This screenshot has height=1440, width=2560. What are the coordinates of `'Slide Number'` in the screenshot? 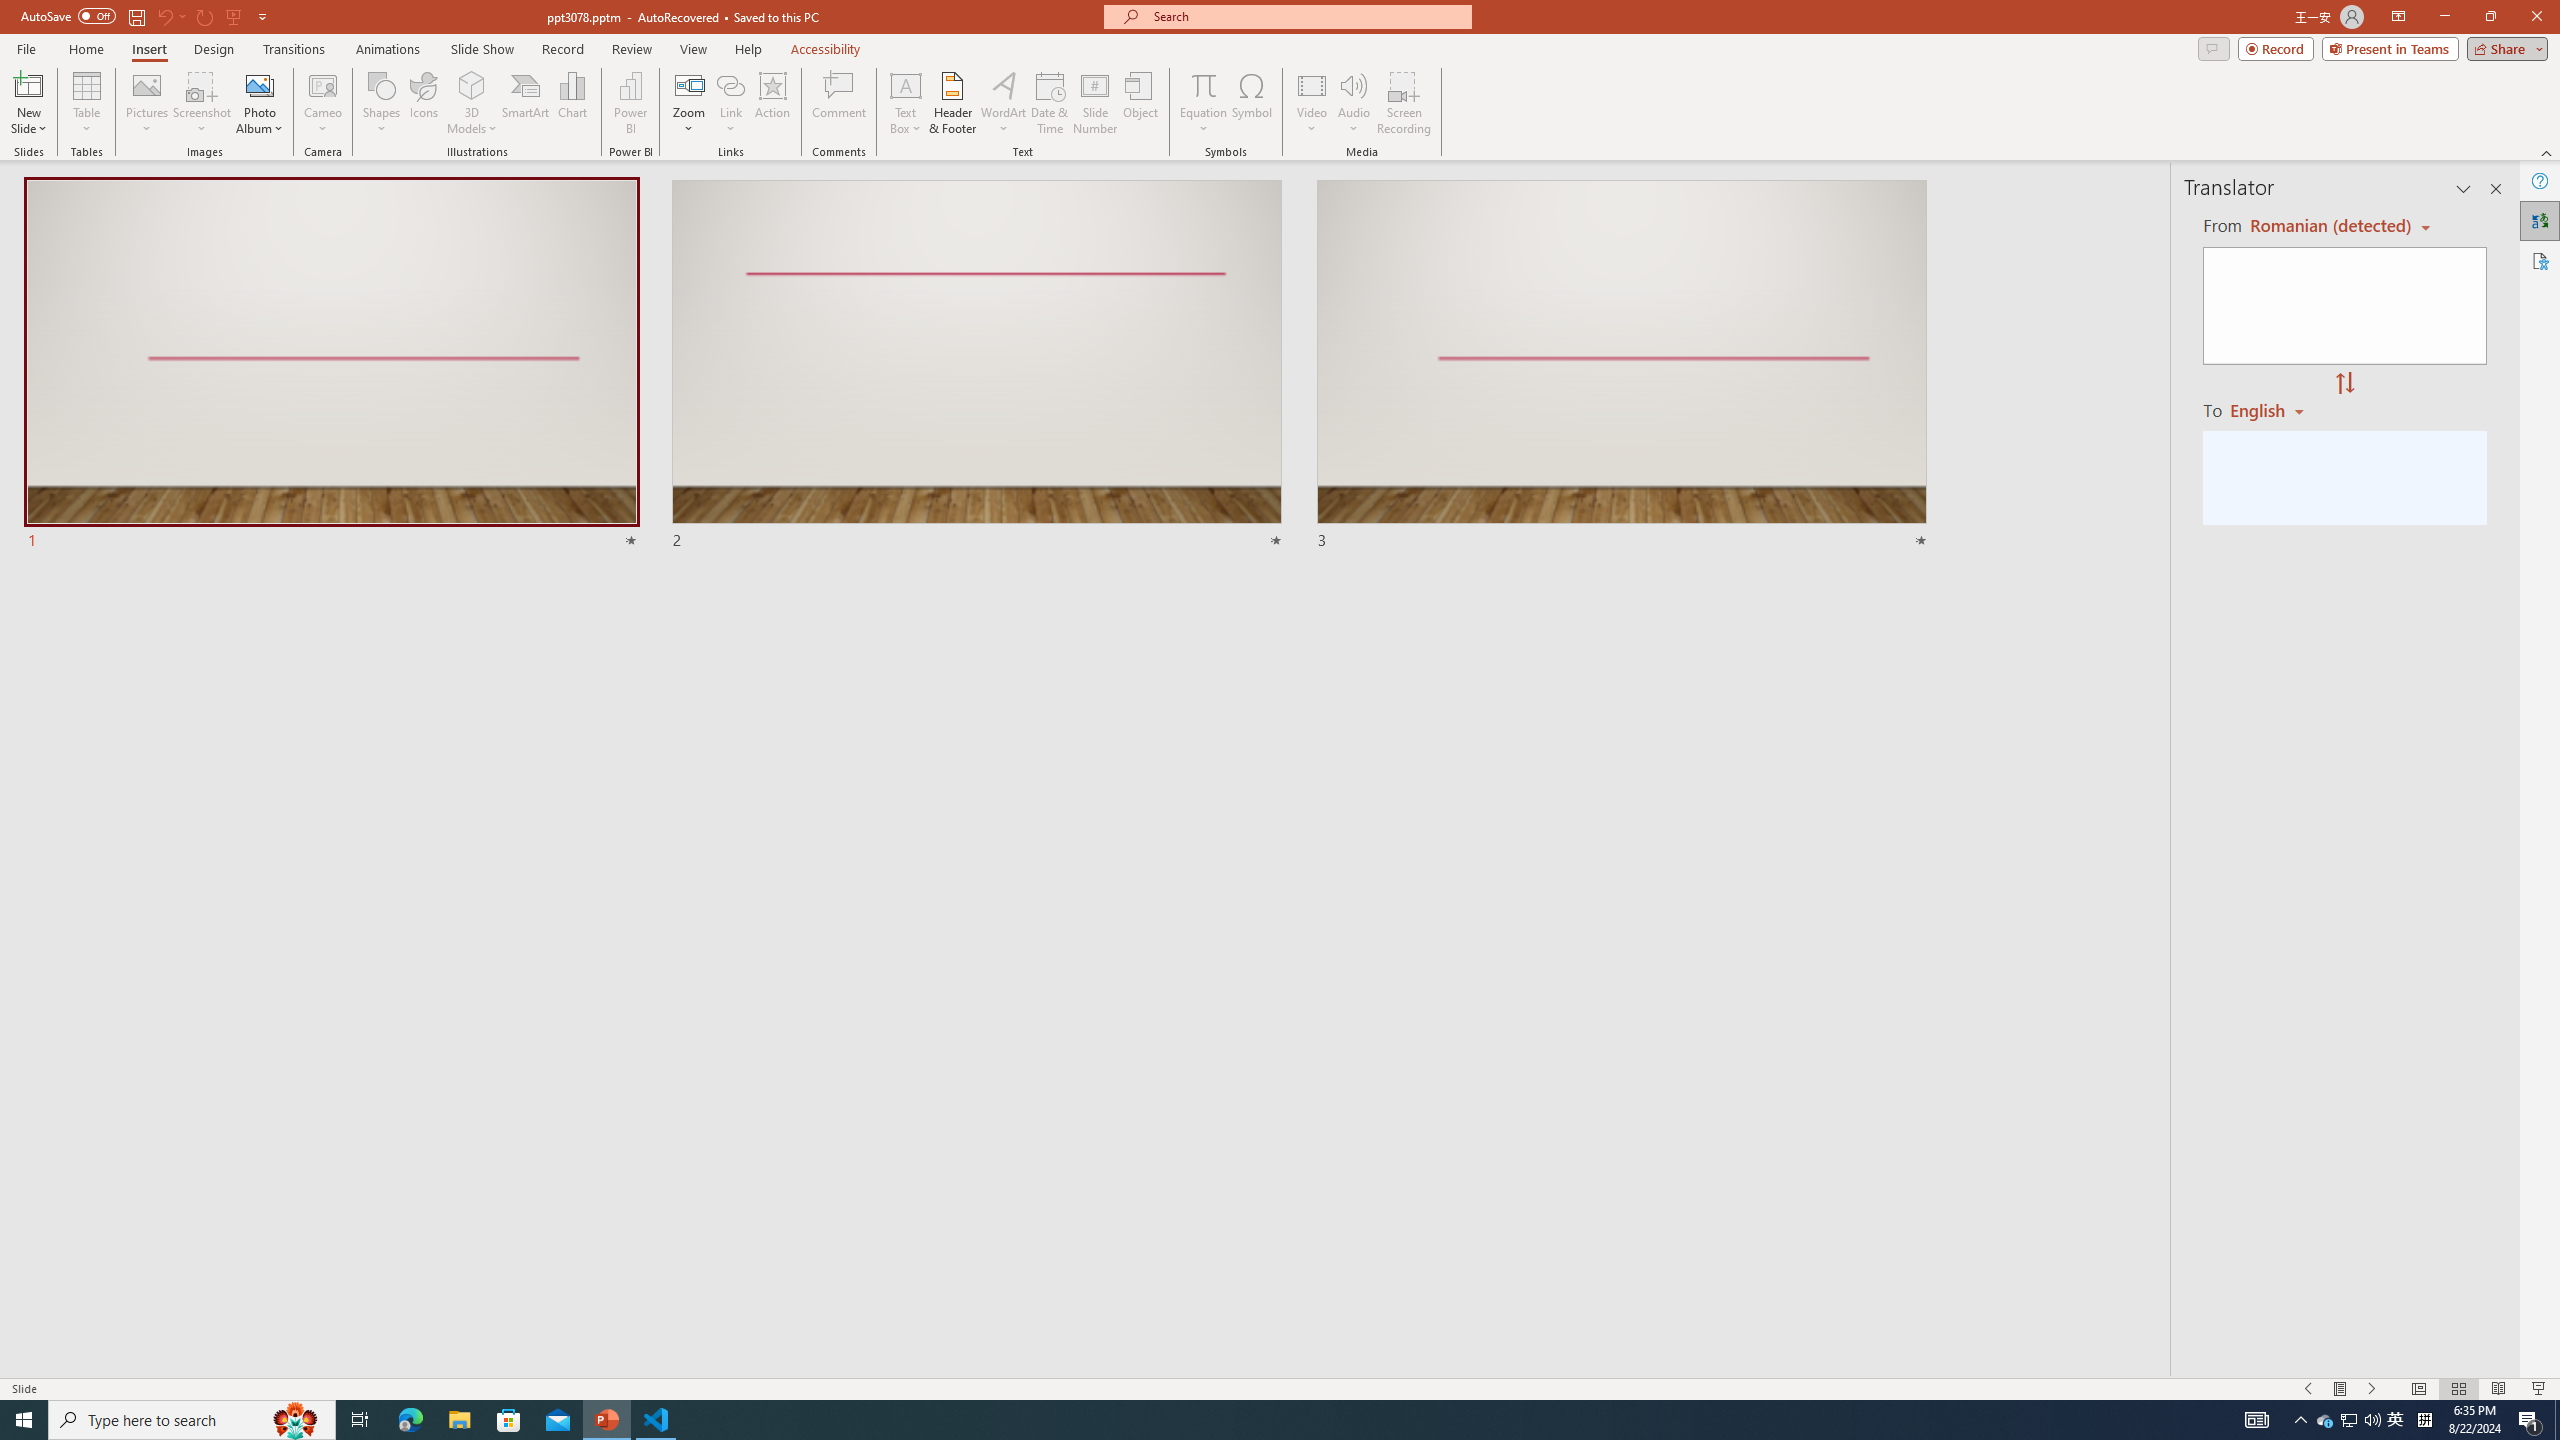 It's located at (1094, 103).